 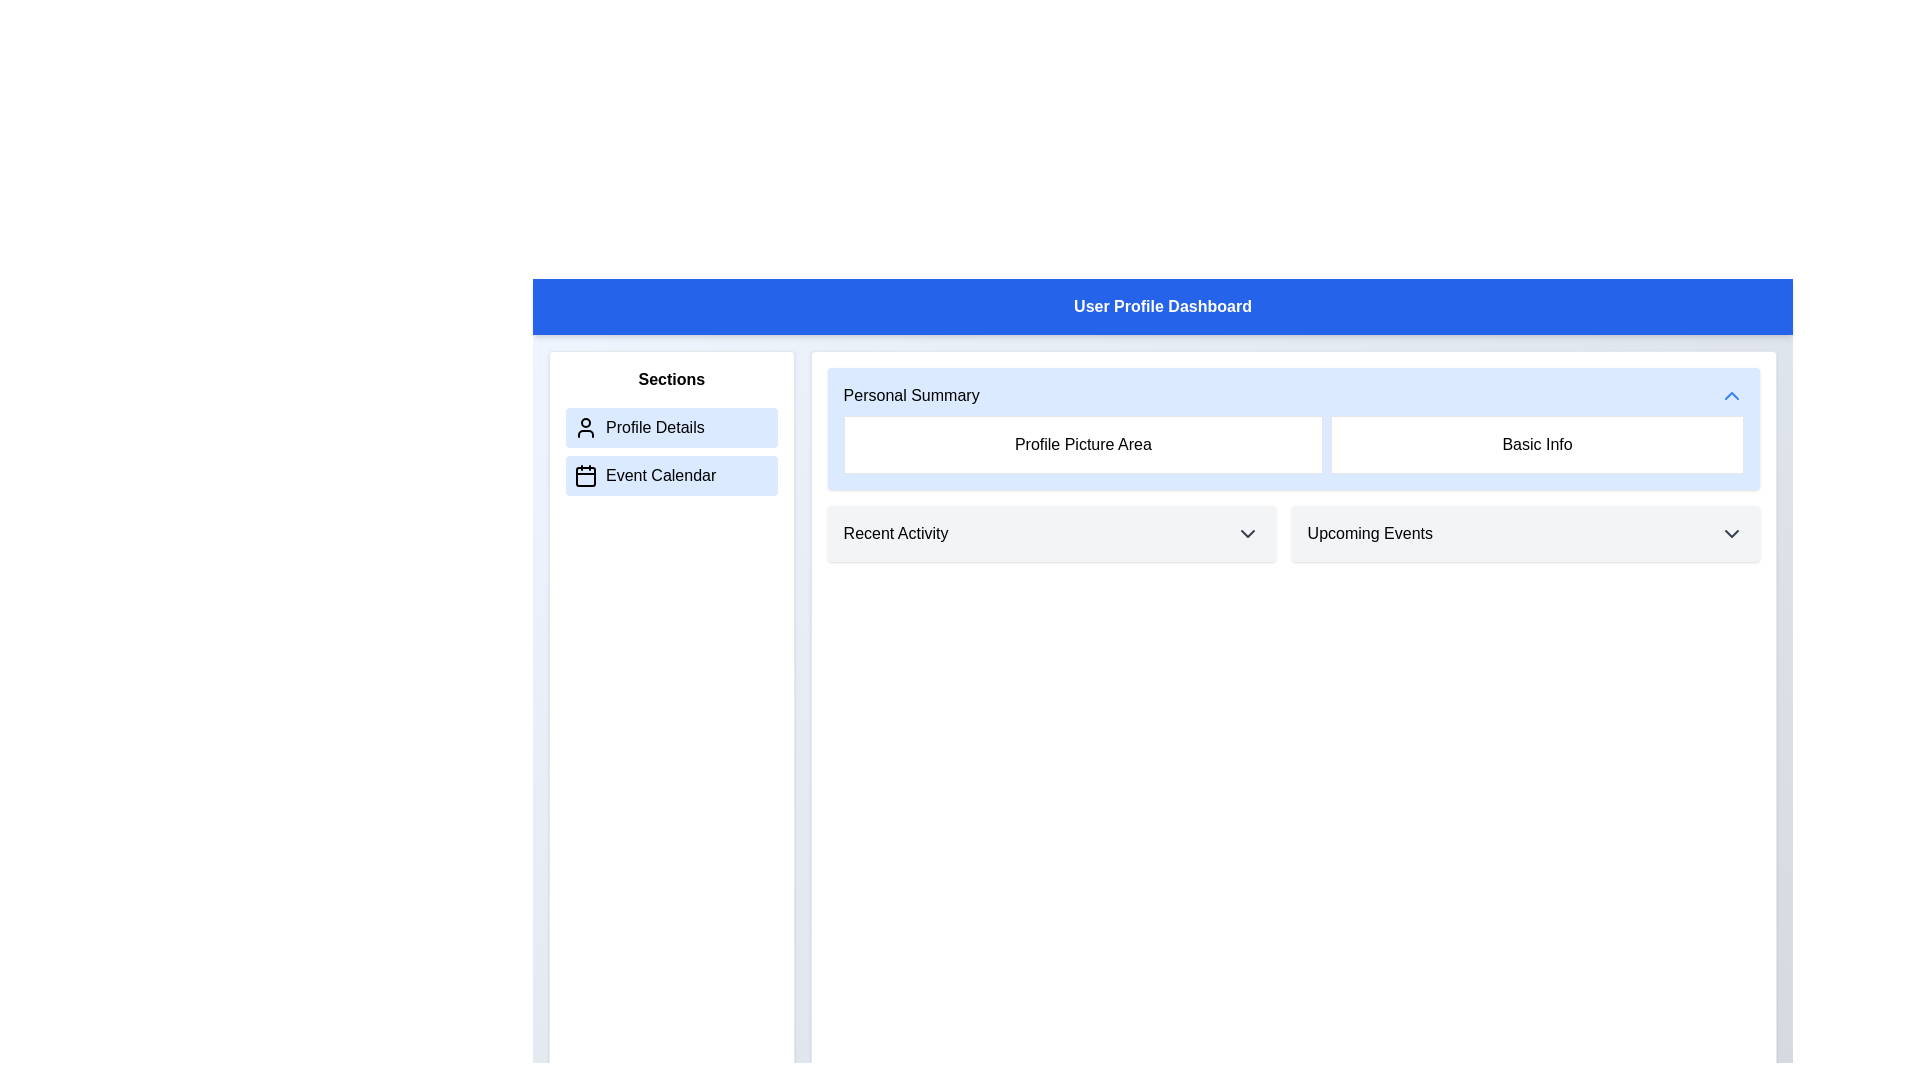 I want to click on the user profile details icon located at the leftmost side of the dashboard, adjacent to the 'Profile Details' label, so click(x=584, y=427).